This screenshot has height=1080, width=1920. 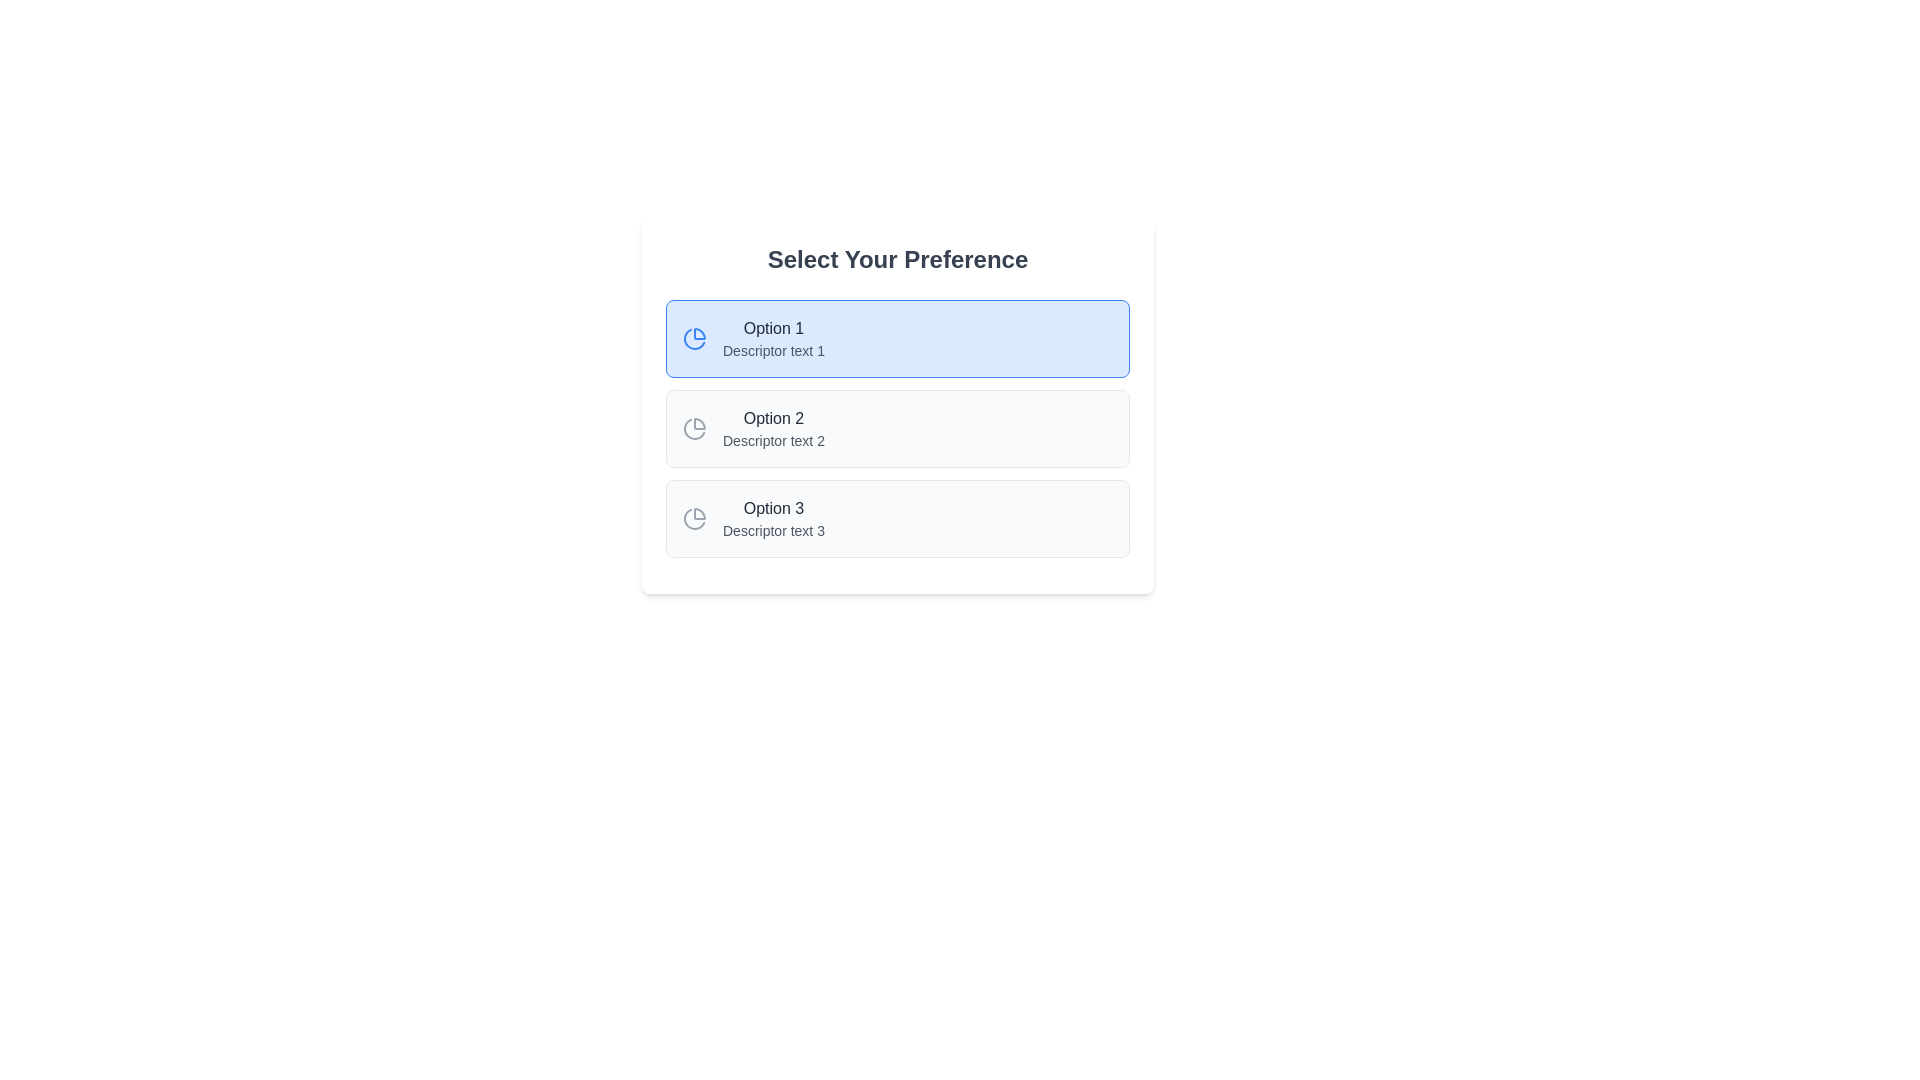 I want to click on the option associated with the text label 'Option 3', which is the main label of the third option in a vertical list under 'Select Your Preference', so click(x=772, y=508).